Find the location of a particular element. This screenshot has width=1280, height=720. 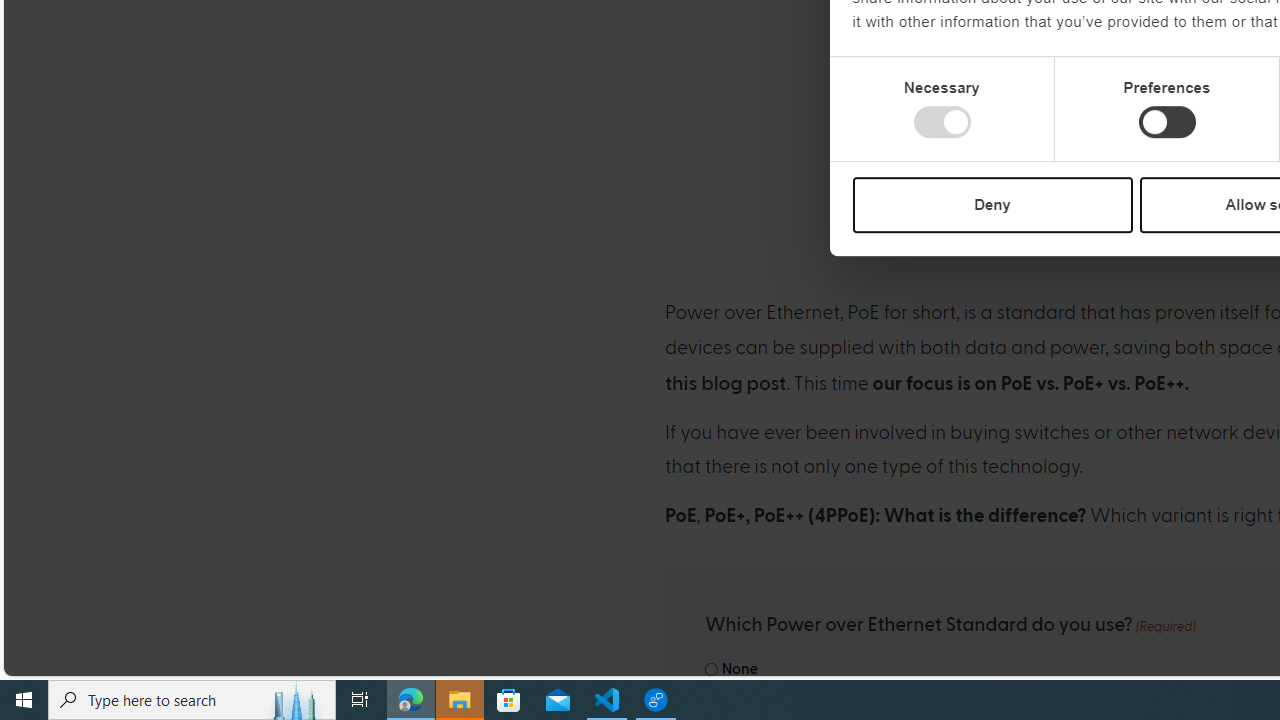

'Deny' is located at coordinates (992, 204).